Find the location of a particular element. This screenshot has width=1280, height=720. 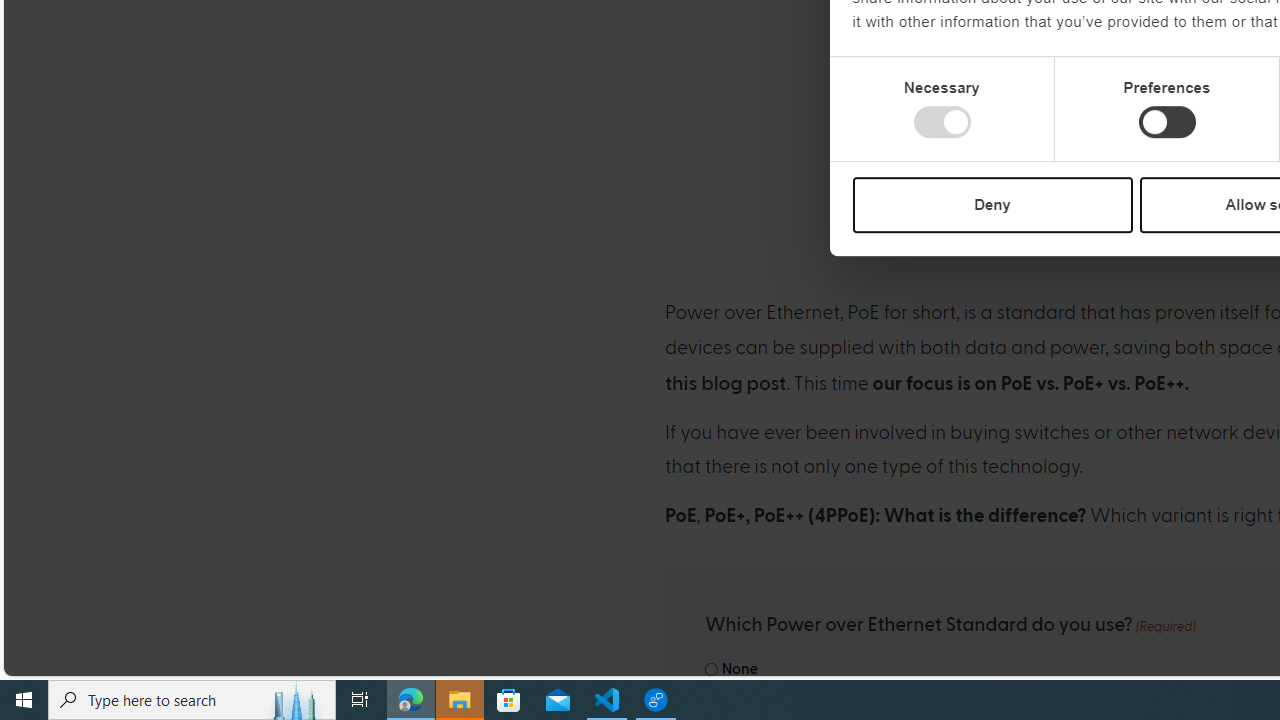

'Deny' is located at coordinates (992, 204).